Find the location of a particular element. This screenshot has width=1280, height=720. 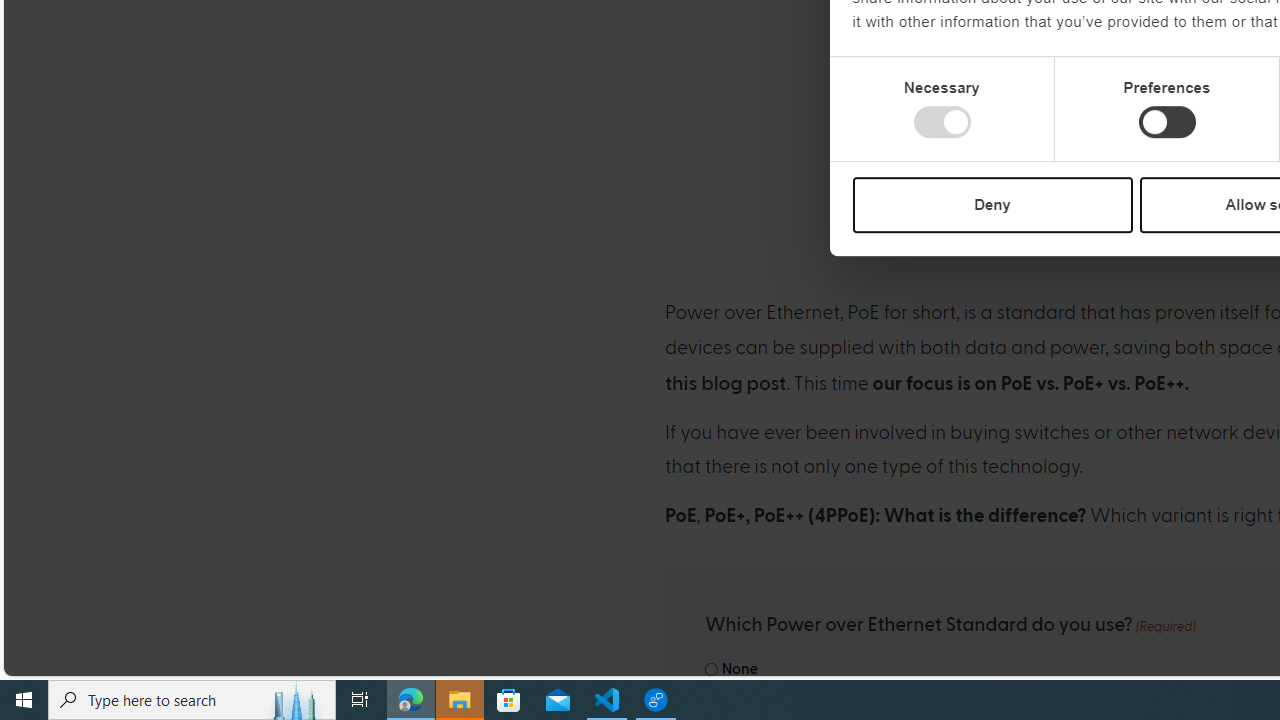

'Deny' is located at coordinates (992, 204).